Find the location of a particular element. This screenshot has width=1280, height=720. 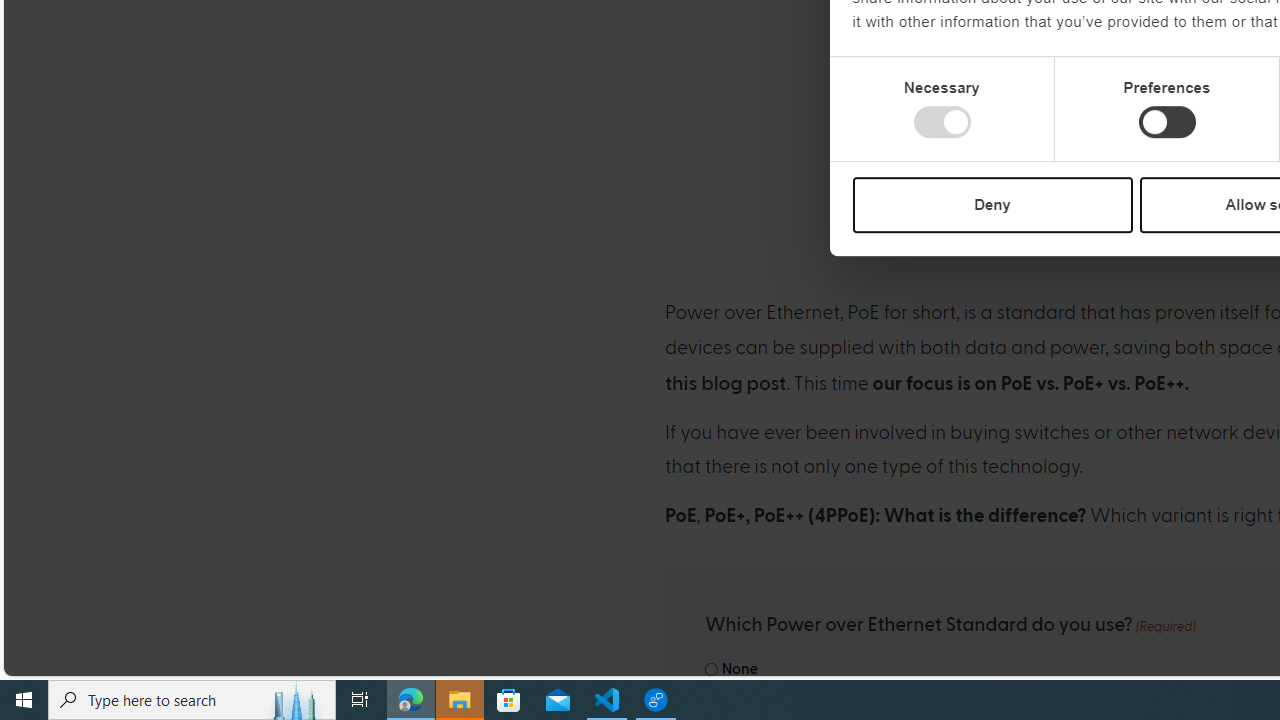

'Deny' is located at coordinates (992, 204).